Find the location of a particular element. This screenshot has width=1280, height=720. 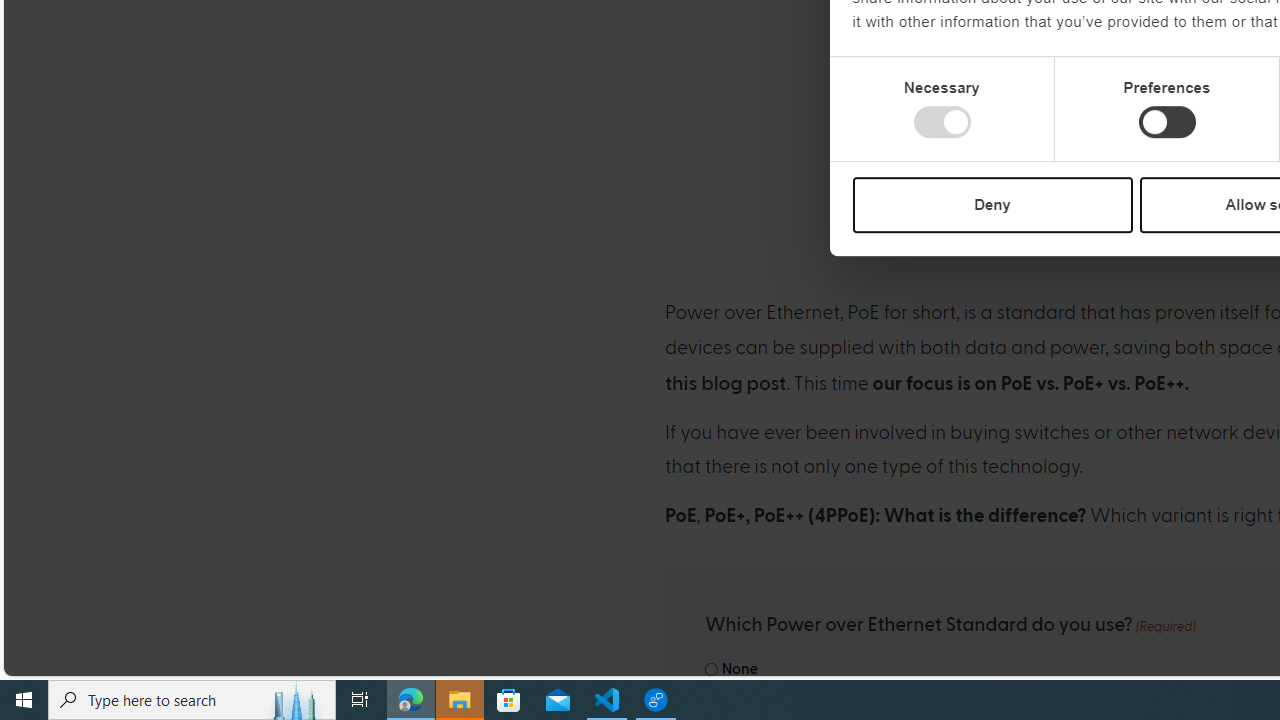

'Deny' is located at coordinates (992, 204).